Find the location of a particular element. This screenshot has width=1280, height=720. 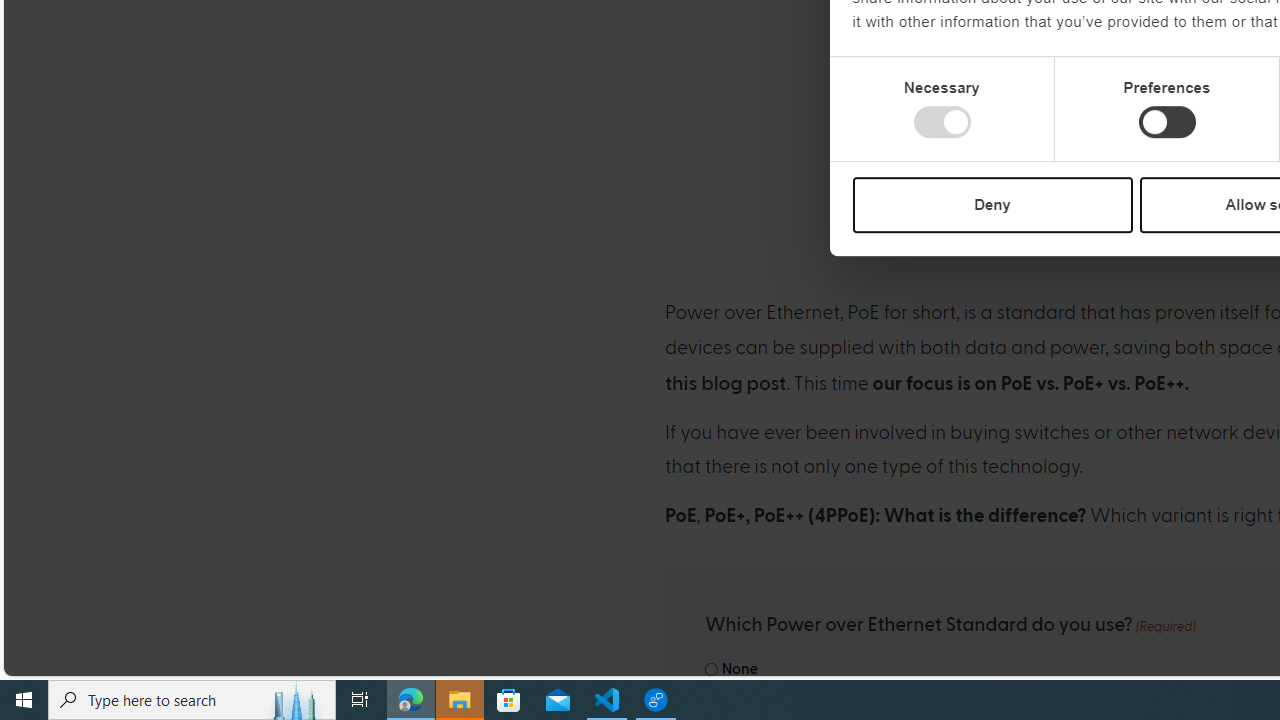

'Deny' is located at coordinates (992, 204).